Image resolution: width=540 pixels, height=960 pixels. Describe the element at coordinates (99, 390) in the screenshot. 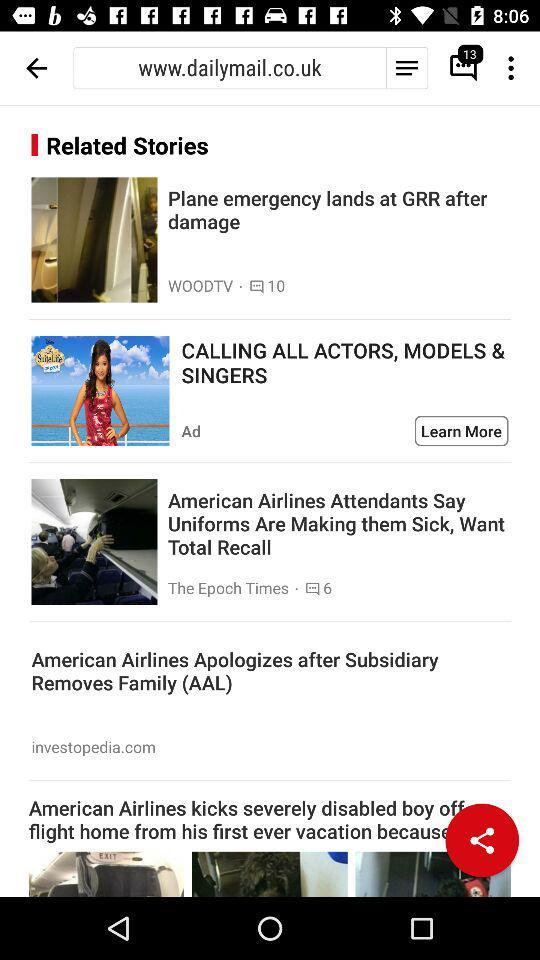

I see `advertisement for actors models and singers` at that location.